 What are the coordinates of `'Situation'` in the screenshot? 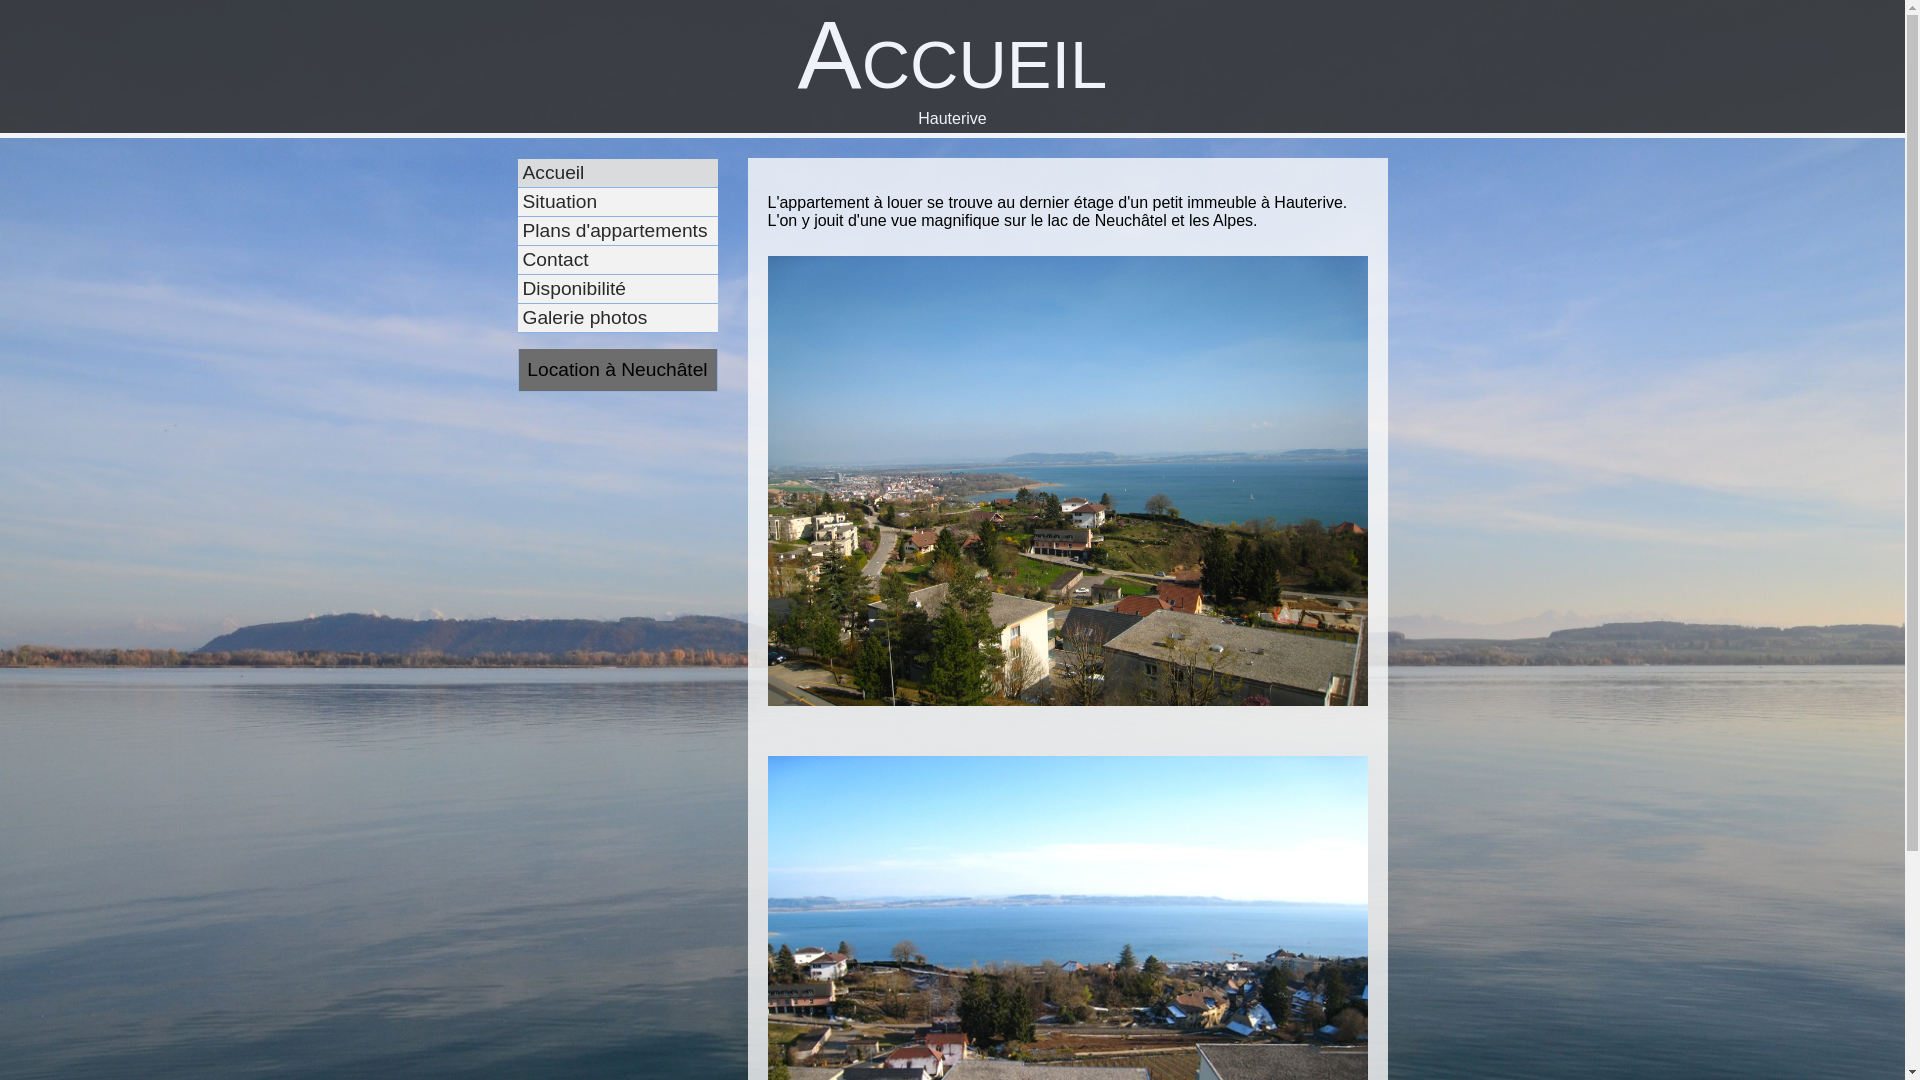 It's located at (637, 202).